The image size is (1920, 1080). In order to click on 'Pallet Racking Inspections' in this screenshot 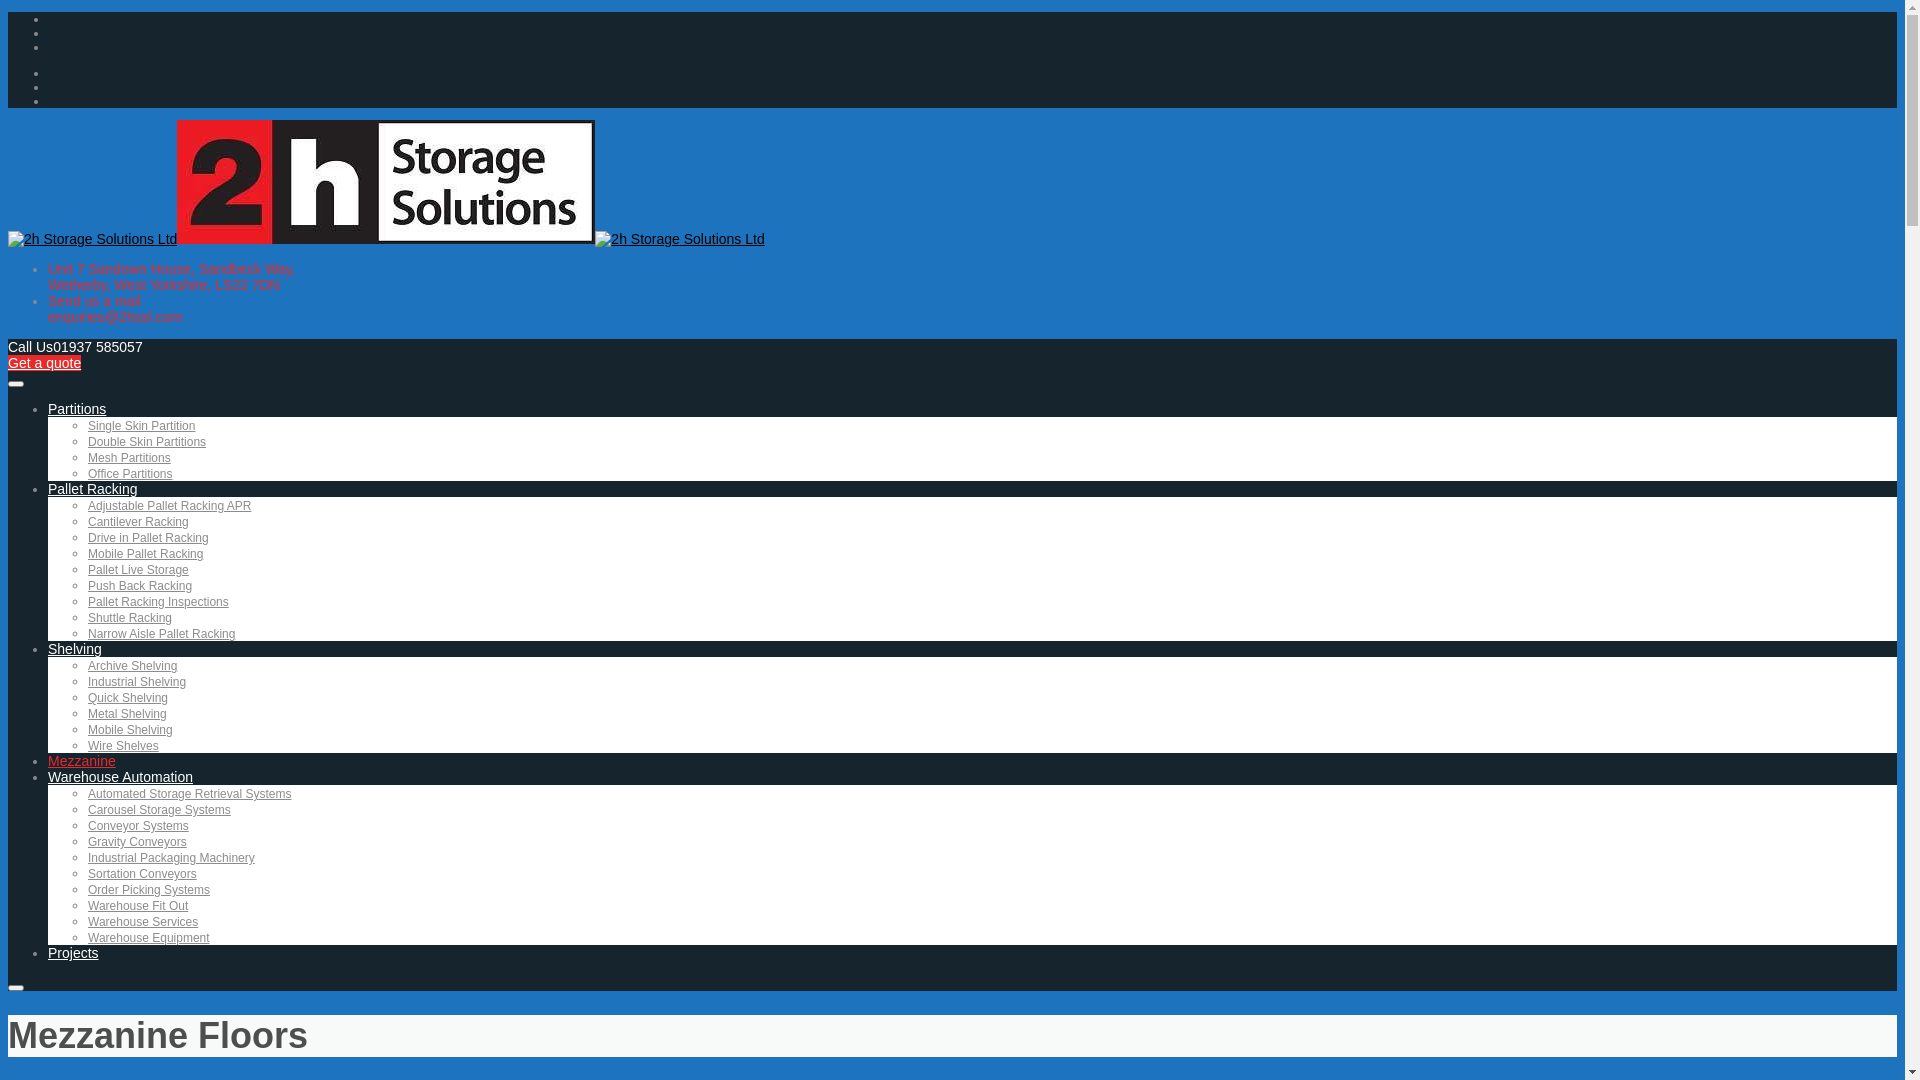, I will do `click(86, 600)`.